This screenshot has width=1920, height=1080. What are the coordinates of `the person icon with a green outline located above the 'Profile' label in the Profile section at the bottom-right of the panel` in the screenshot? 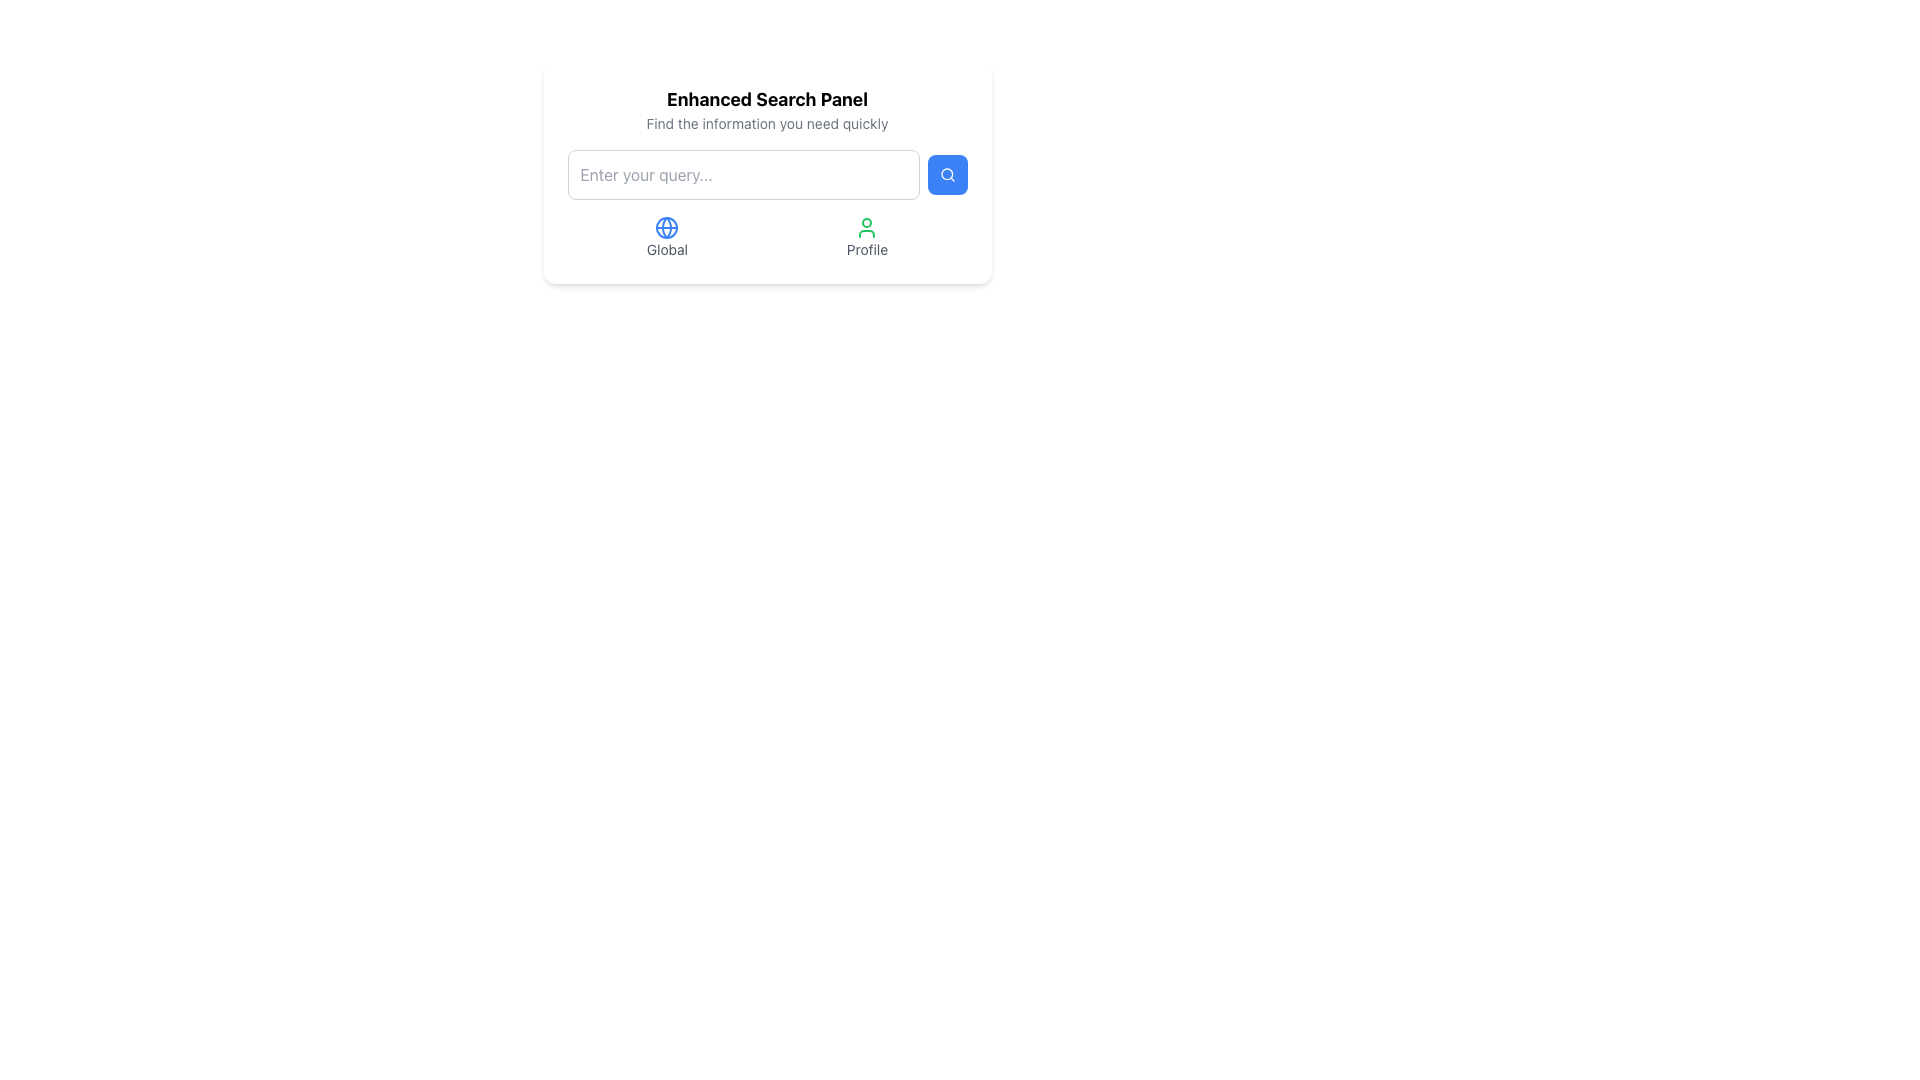 It's located at (867, 226).